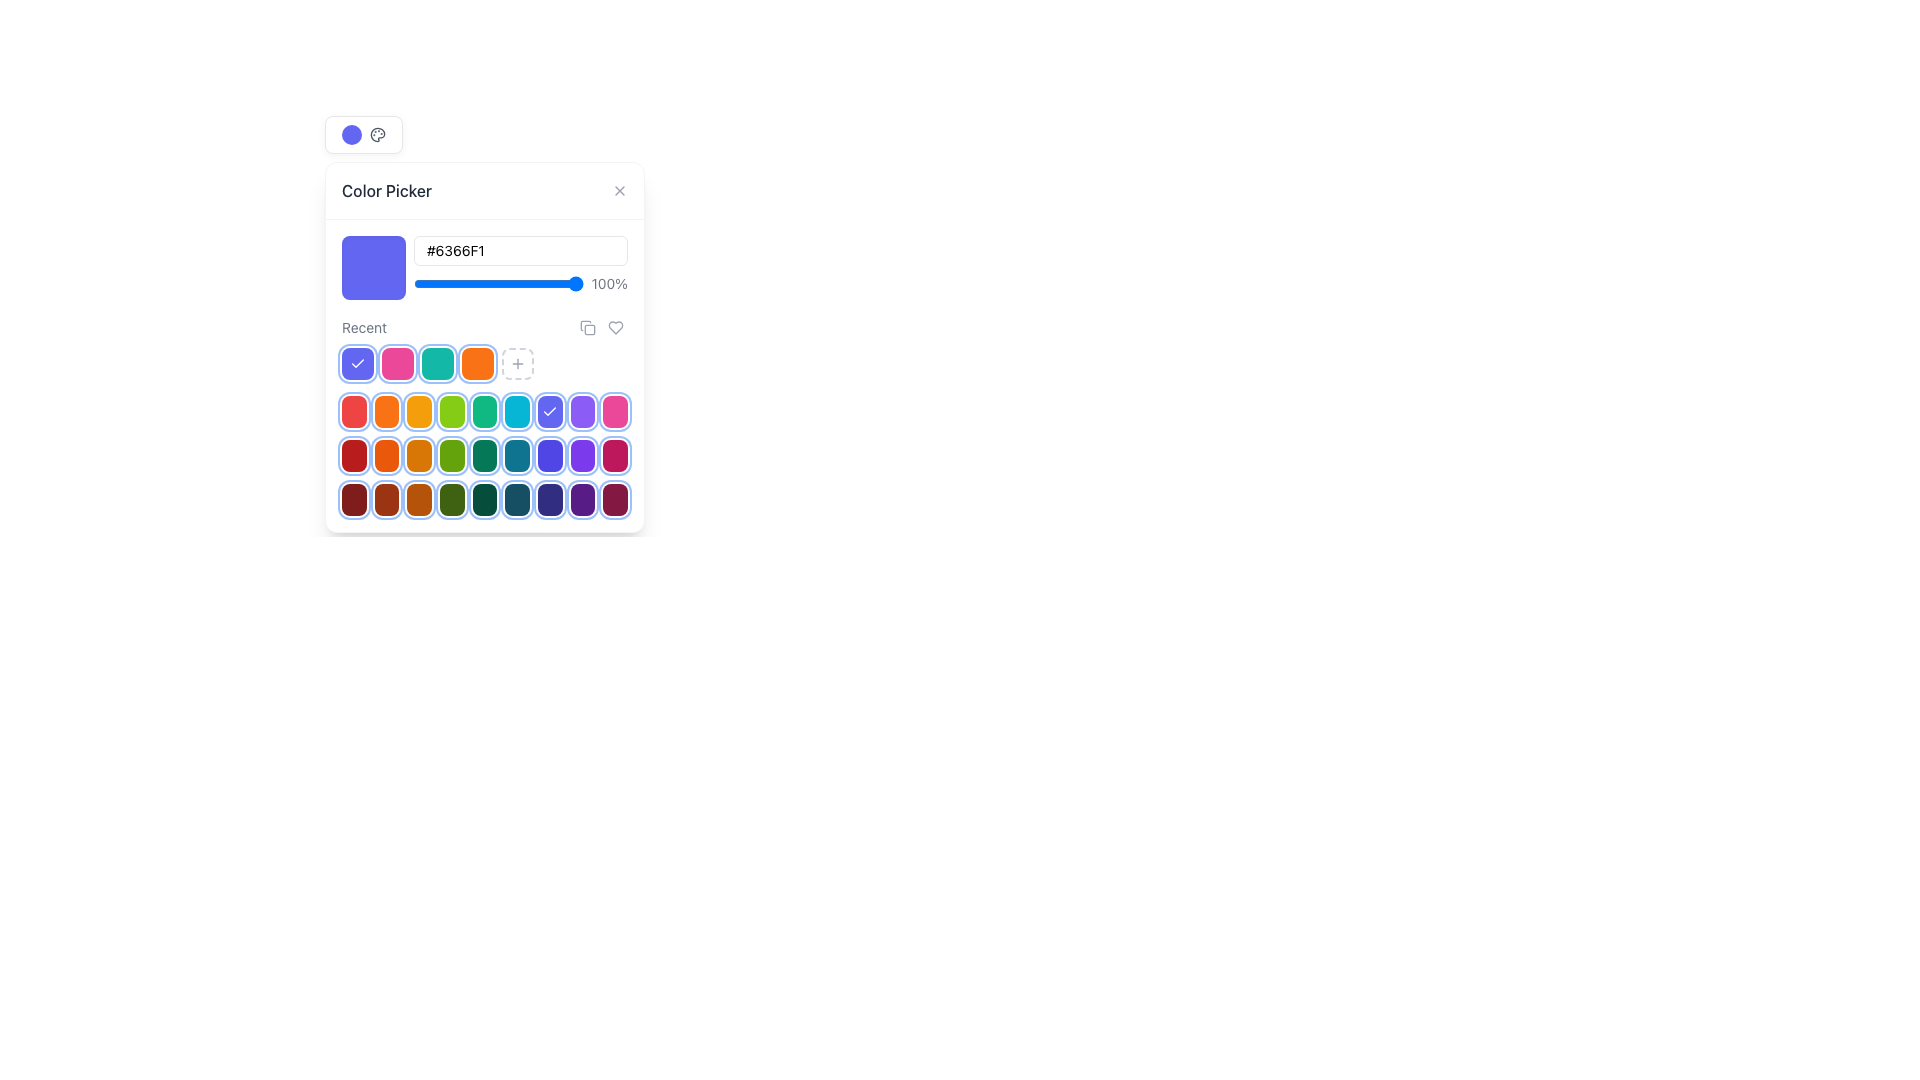  Describe the element at coordinates (450, 411) in the screenshot. I see `the vibrant green Color swatch button located in the fourth position of the first row in the 'Recent' section` at that location.